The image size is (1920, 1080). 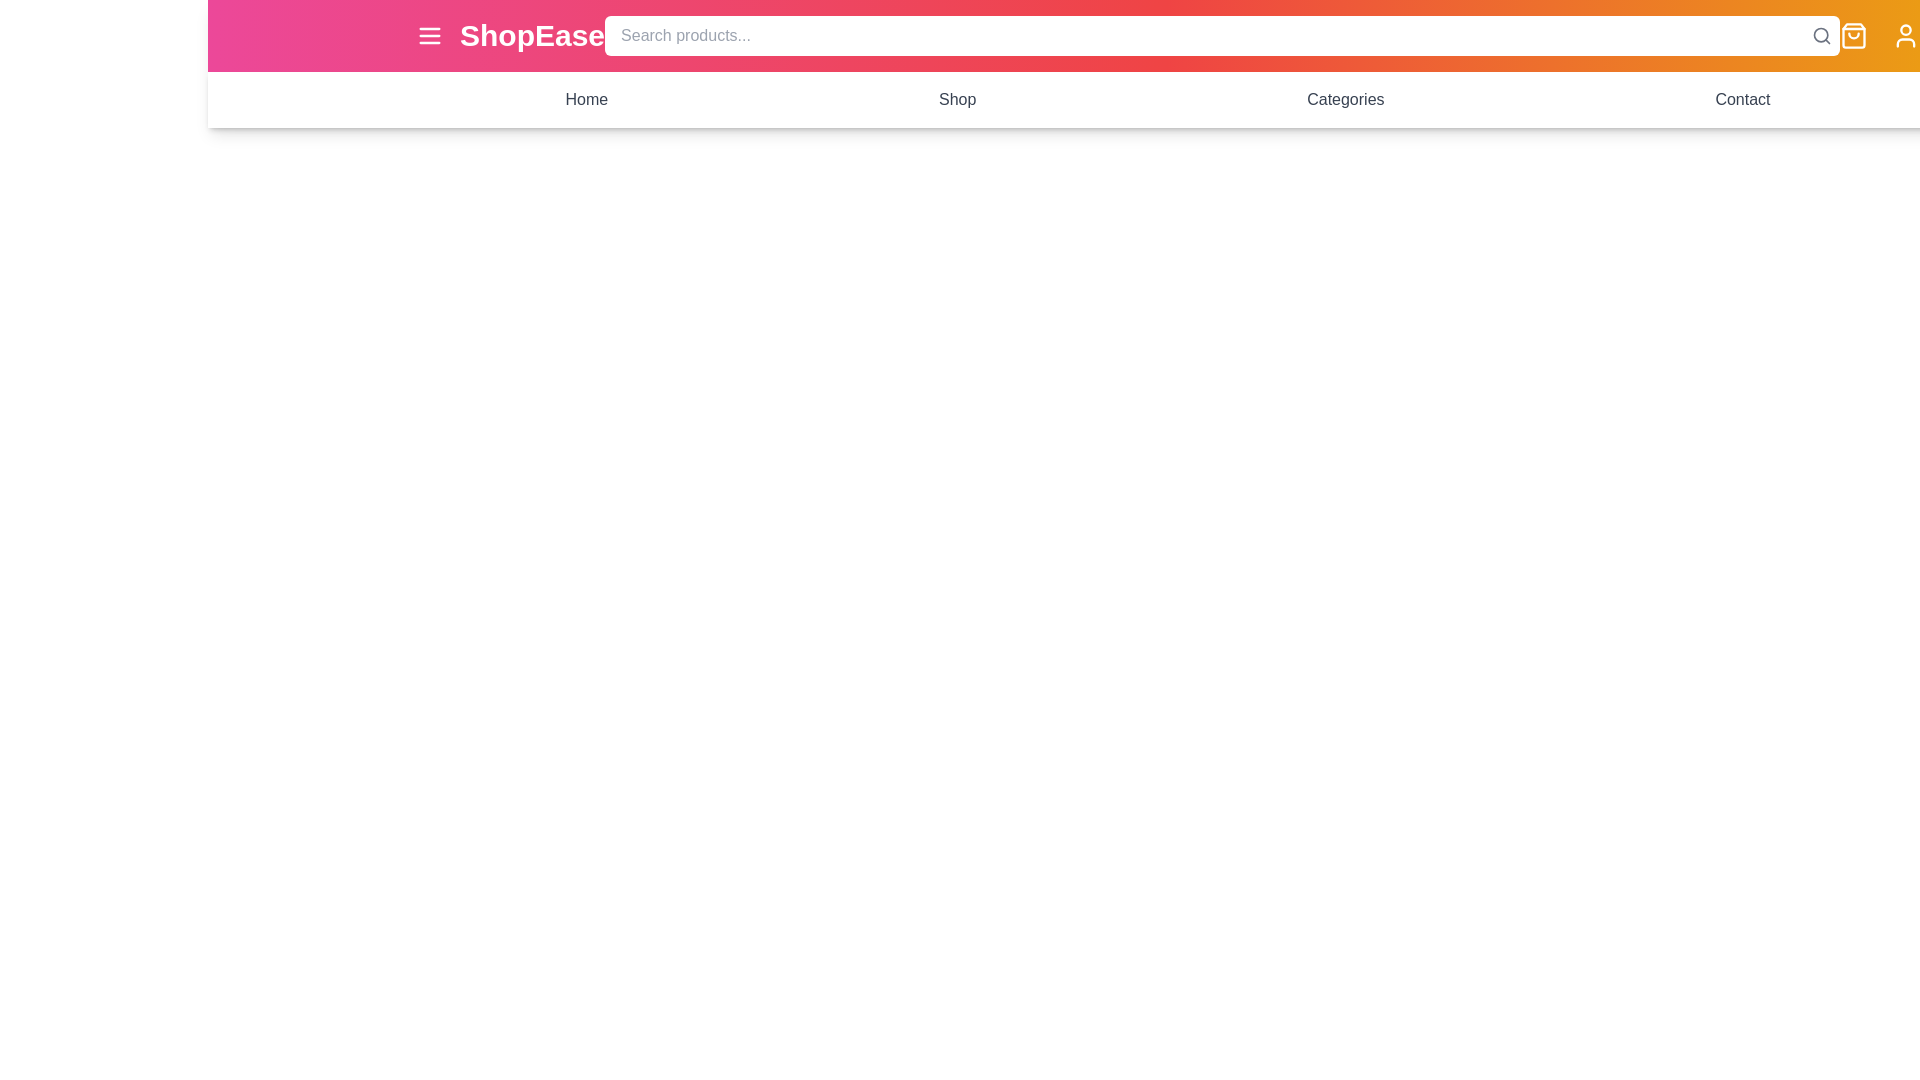 What do you see at coordinates (1741, 100) in the screenshot?
I see `the navigation link labeled Contact to navigate to the corresponding section` at bounding box center [1741, 100].